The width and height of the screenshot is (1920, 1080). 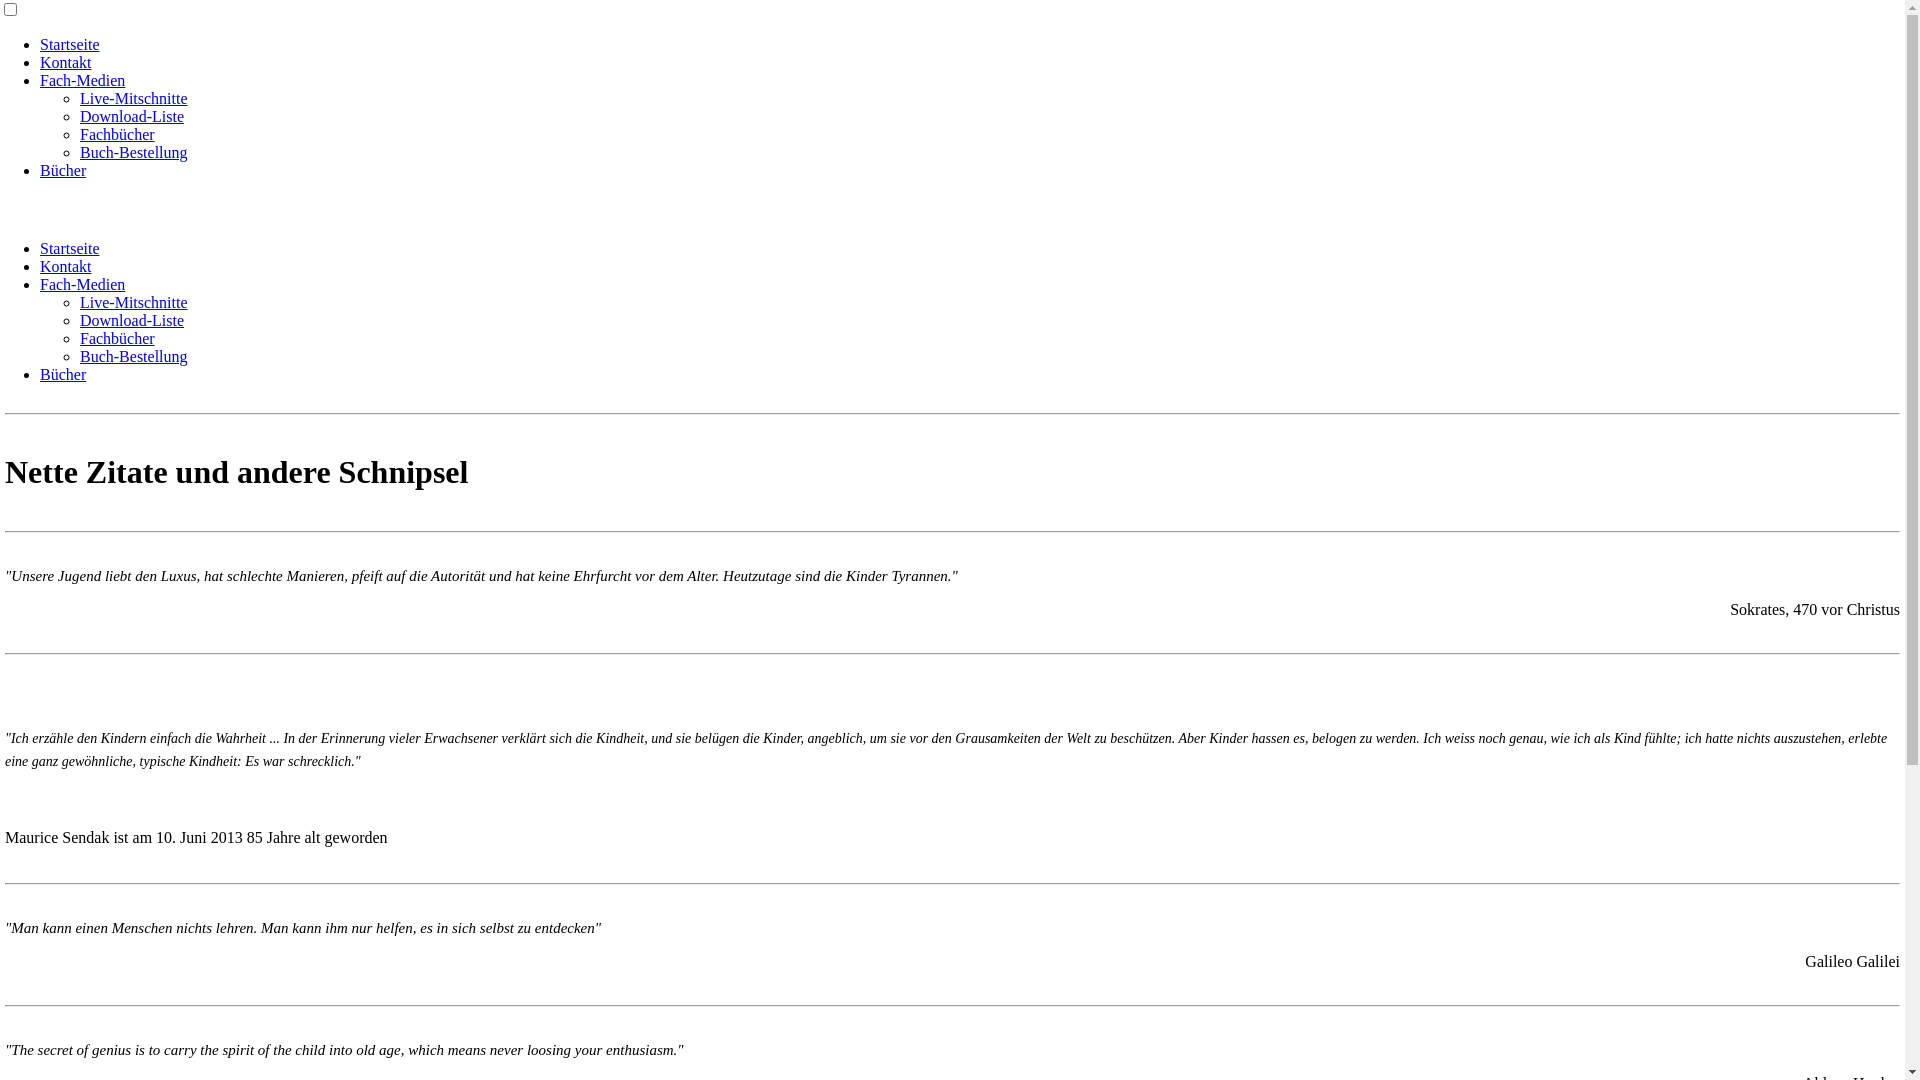 I want to click on 'Fach-Medien', so click(x=81, y=79).